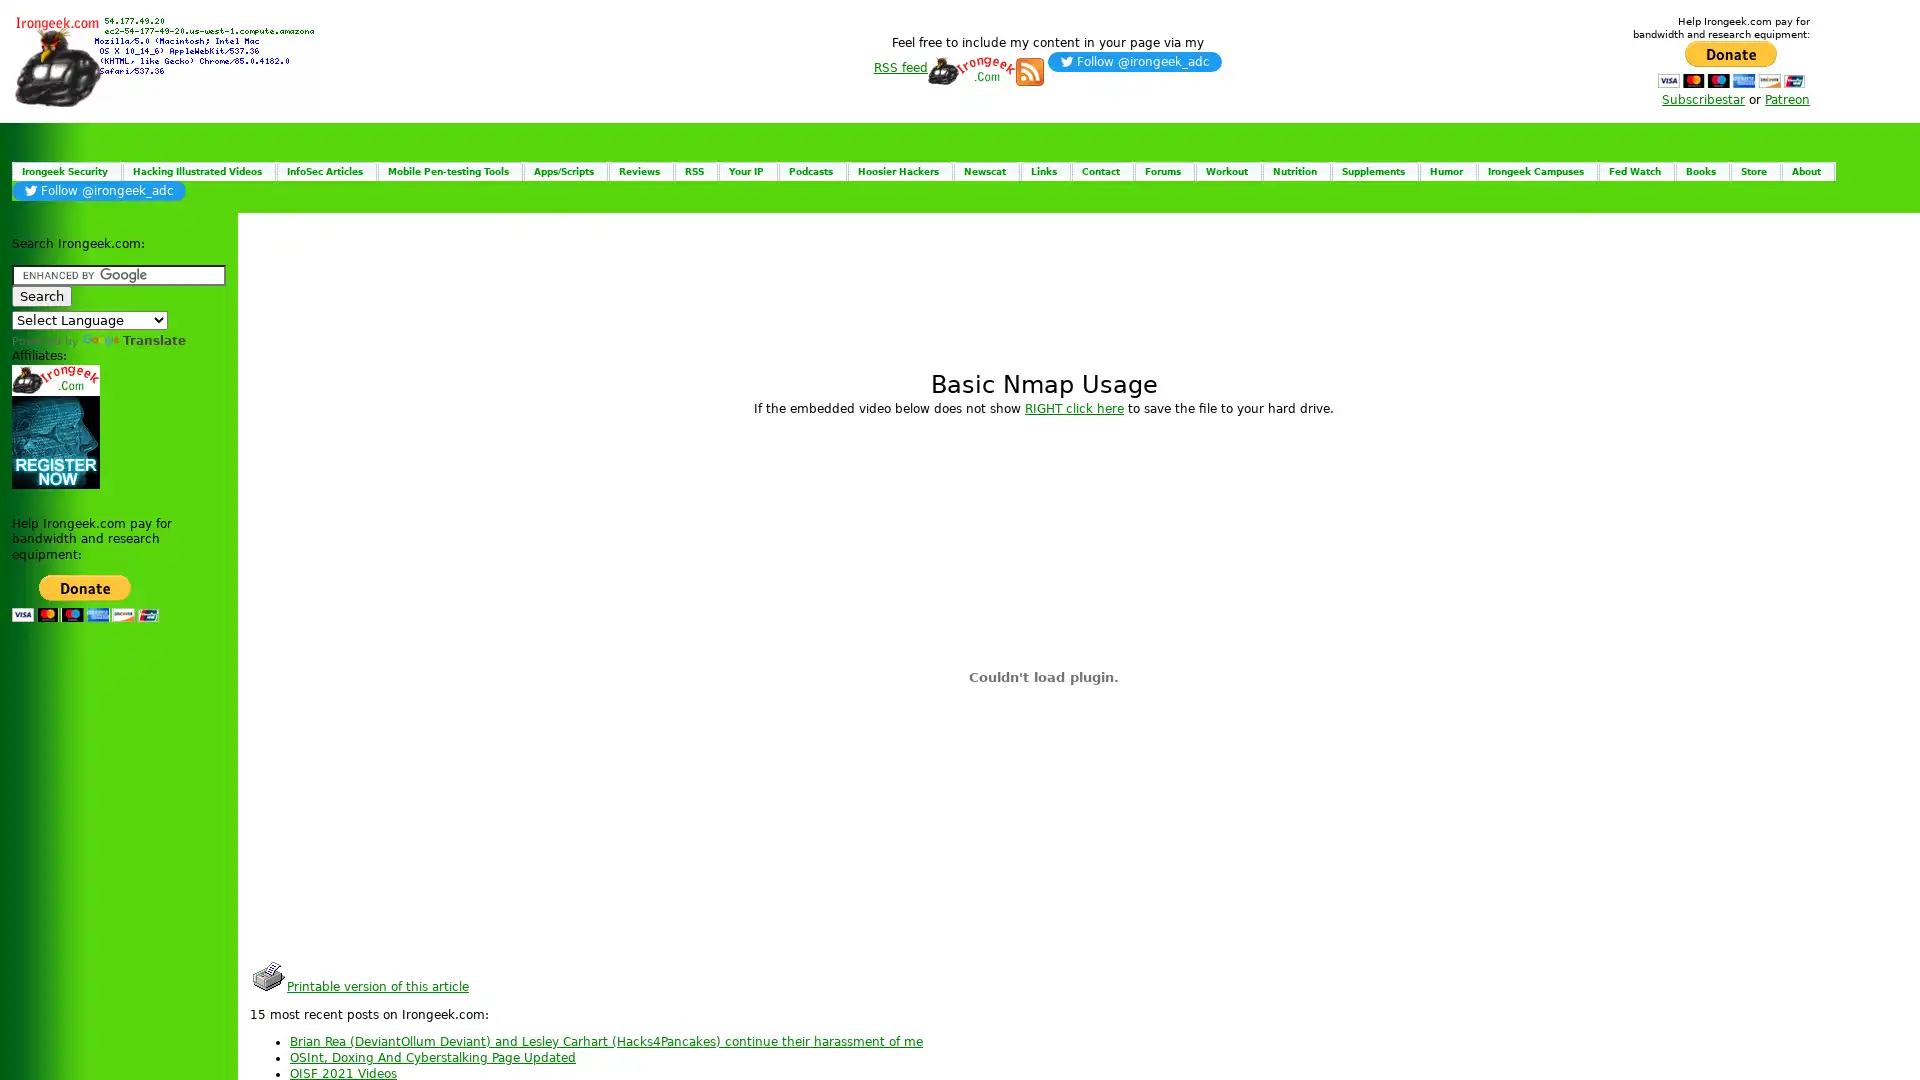 This screenshot has height=1080, width=1920. Describe the element at coordinates (84, 597) in the screenshot. I see `Make payments with PayPal - it's fast, free and secure!` at that location.